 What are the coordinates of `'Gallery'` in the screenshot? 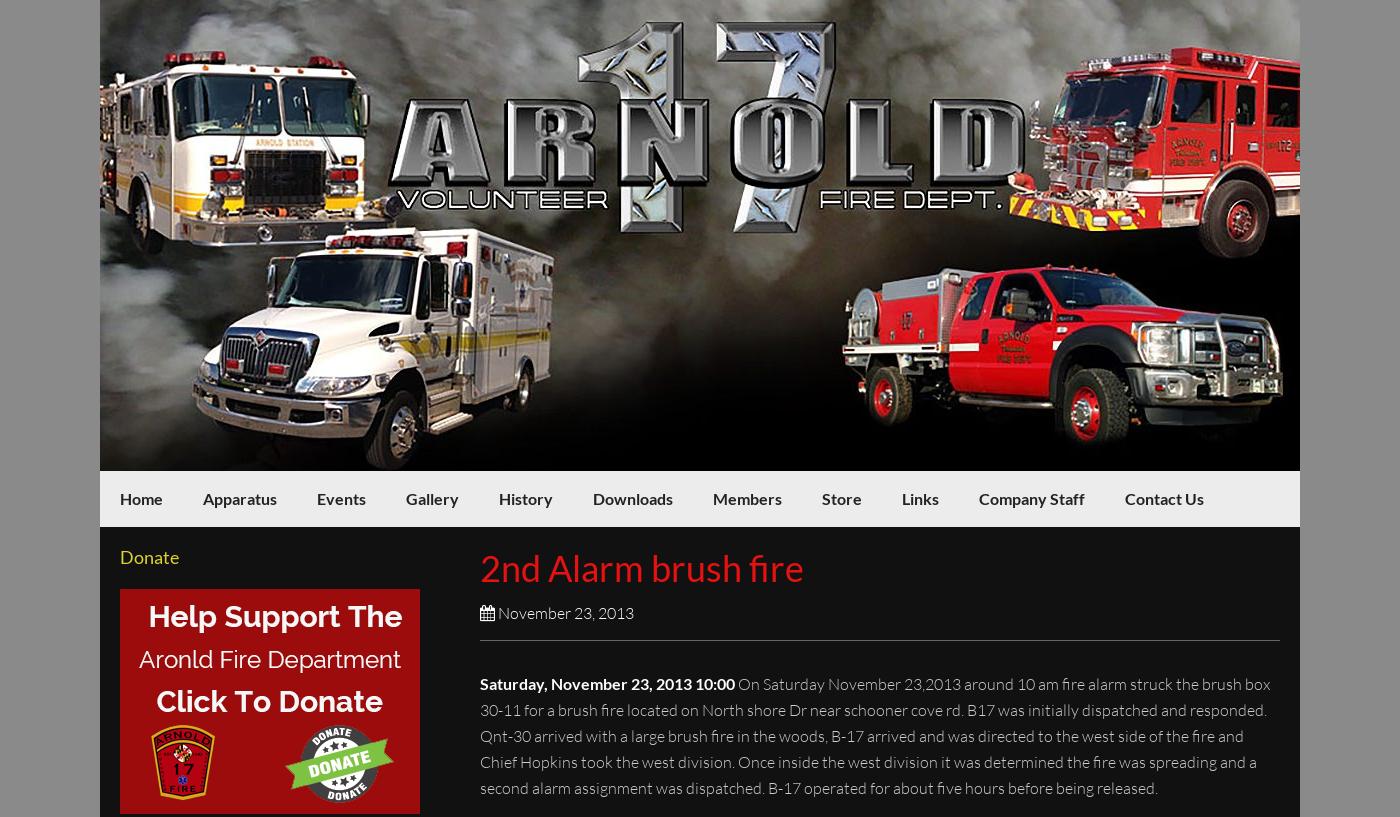 It's located at (432, 497).